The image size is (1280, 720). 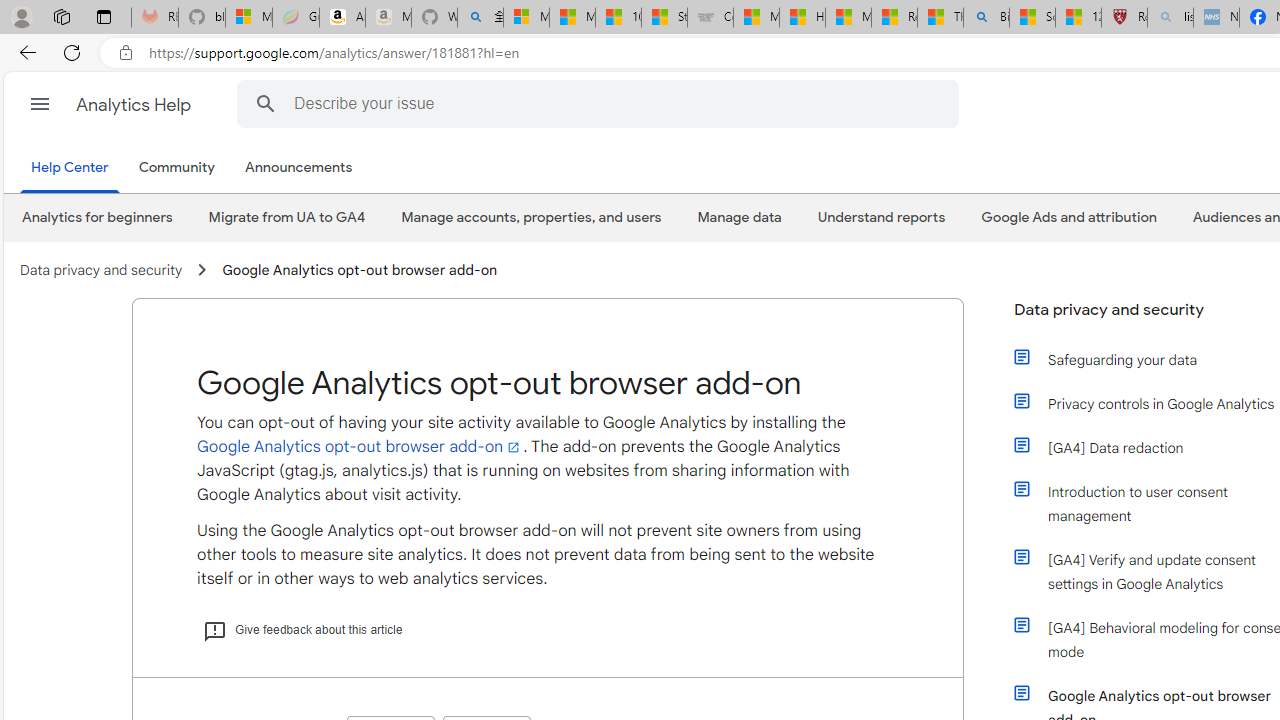 What do you see at coordinates (285, 217) in the screenshot?
I see `'Migrate from UA to GA4'` at bounding box center [285, 217].